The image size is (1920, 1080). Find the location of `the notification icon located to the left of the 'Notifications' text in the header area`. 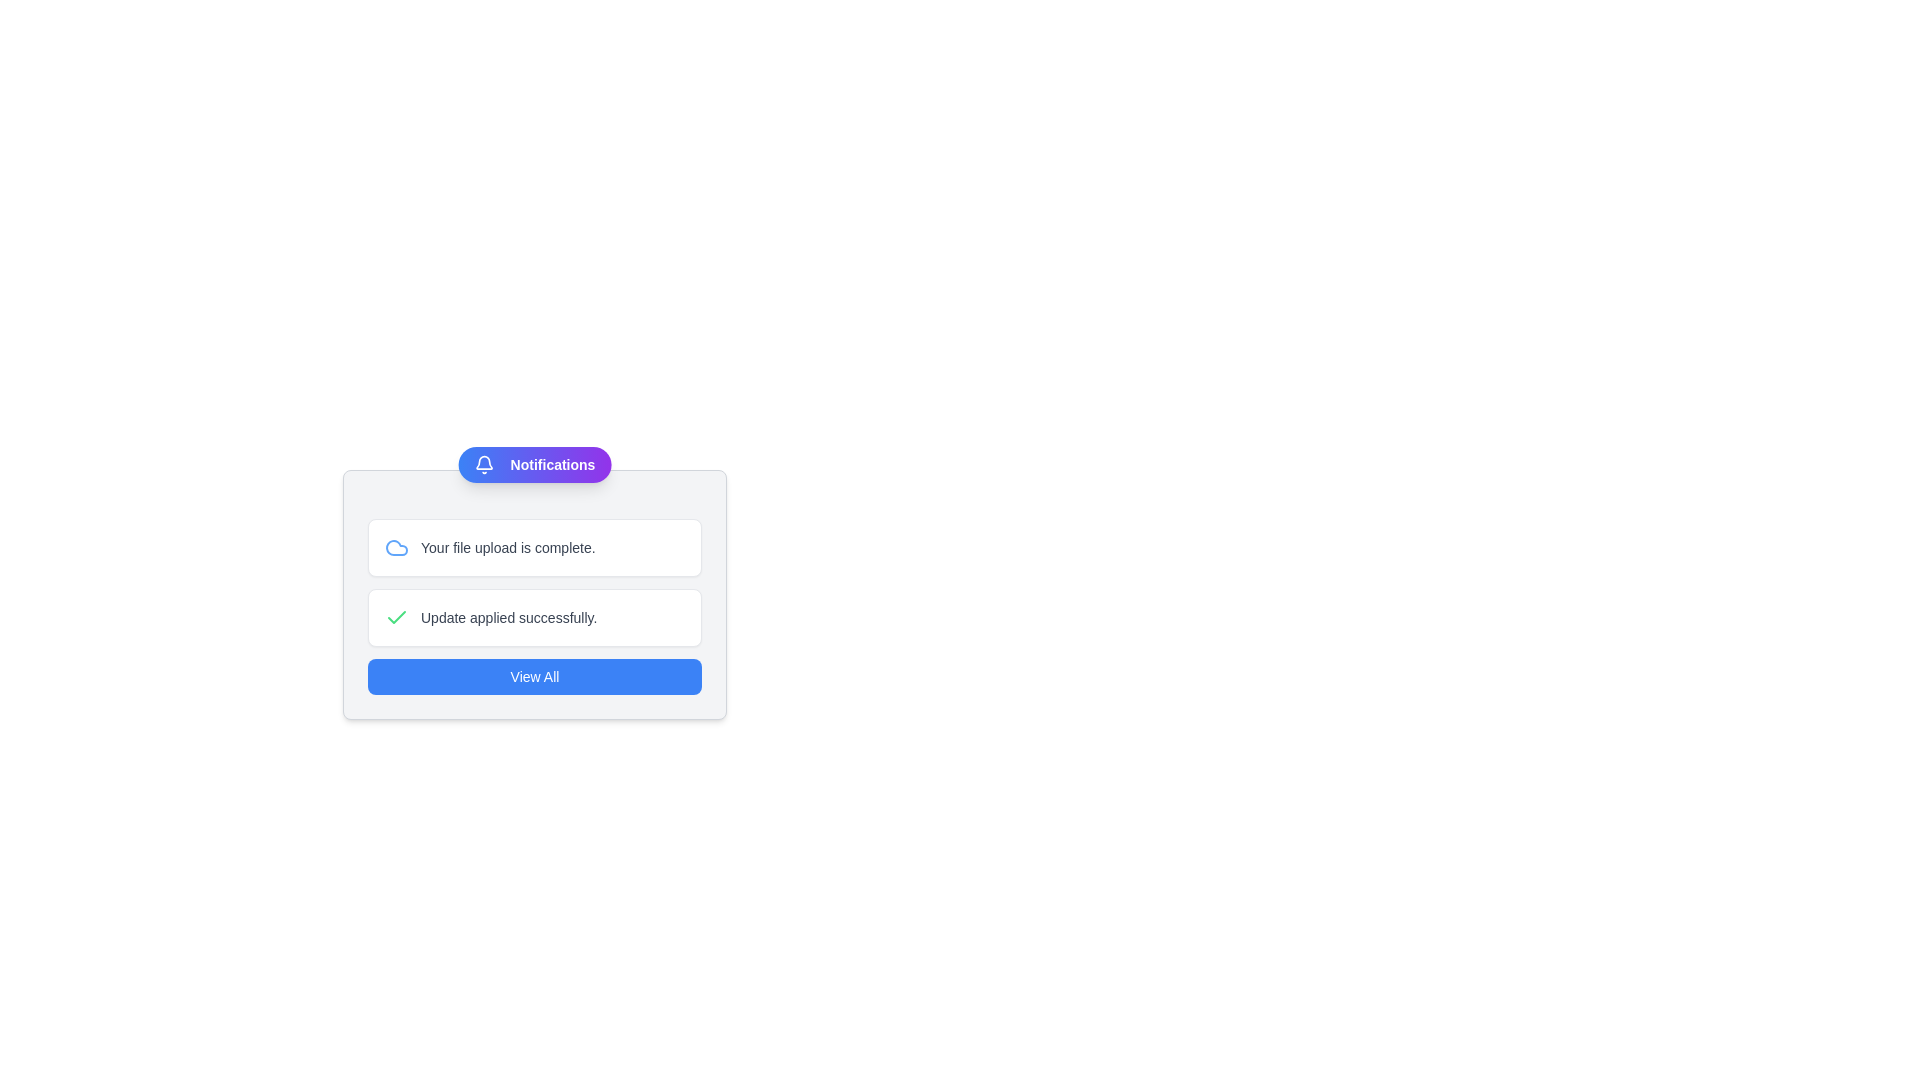

the notification icon located to the left of the 'Notifications' text in the header area is located at coordinates (484, 465).